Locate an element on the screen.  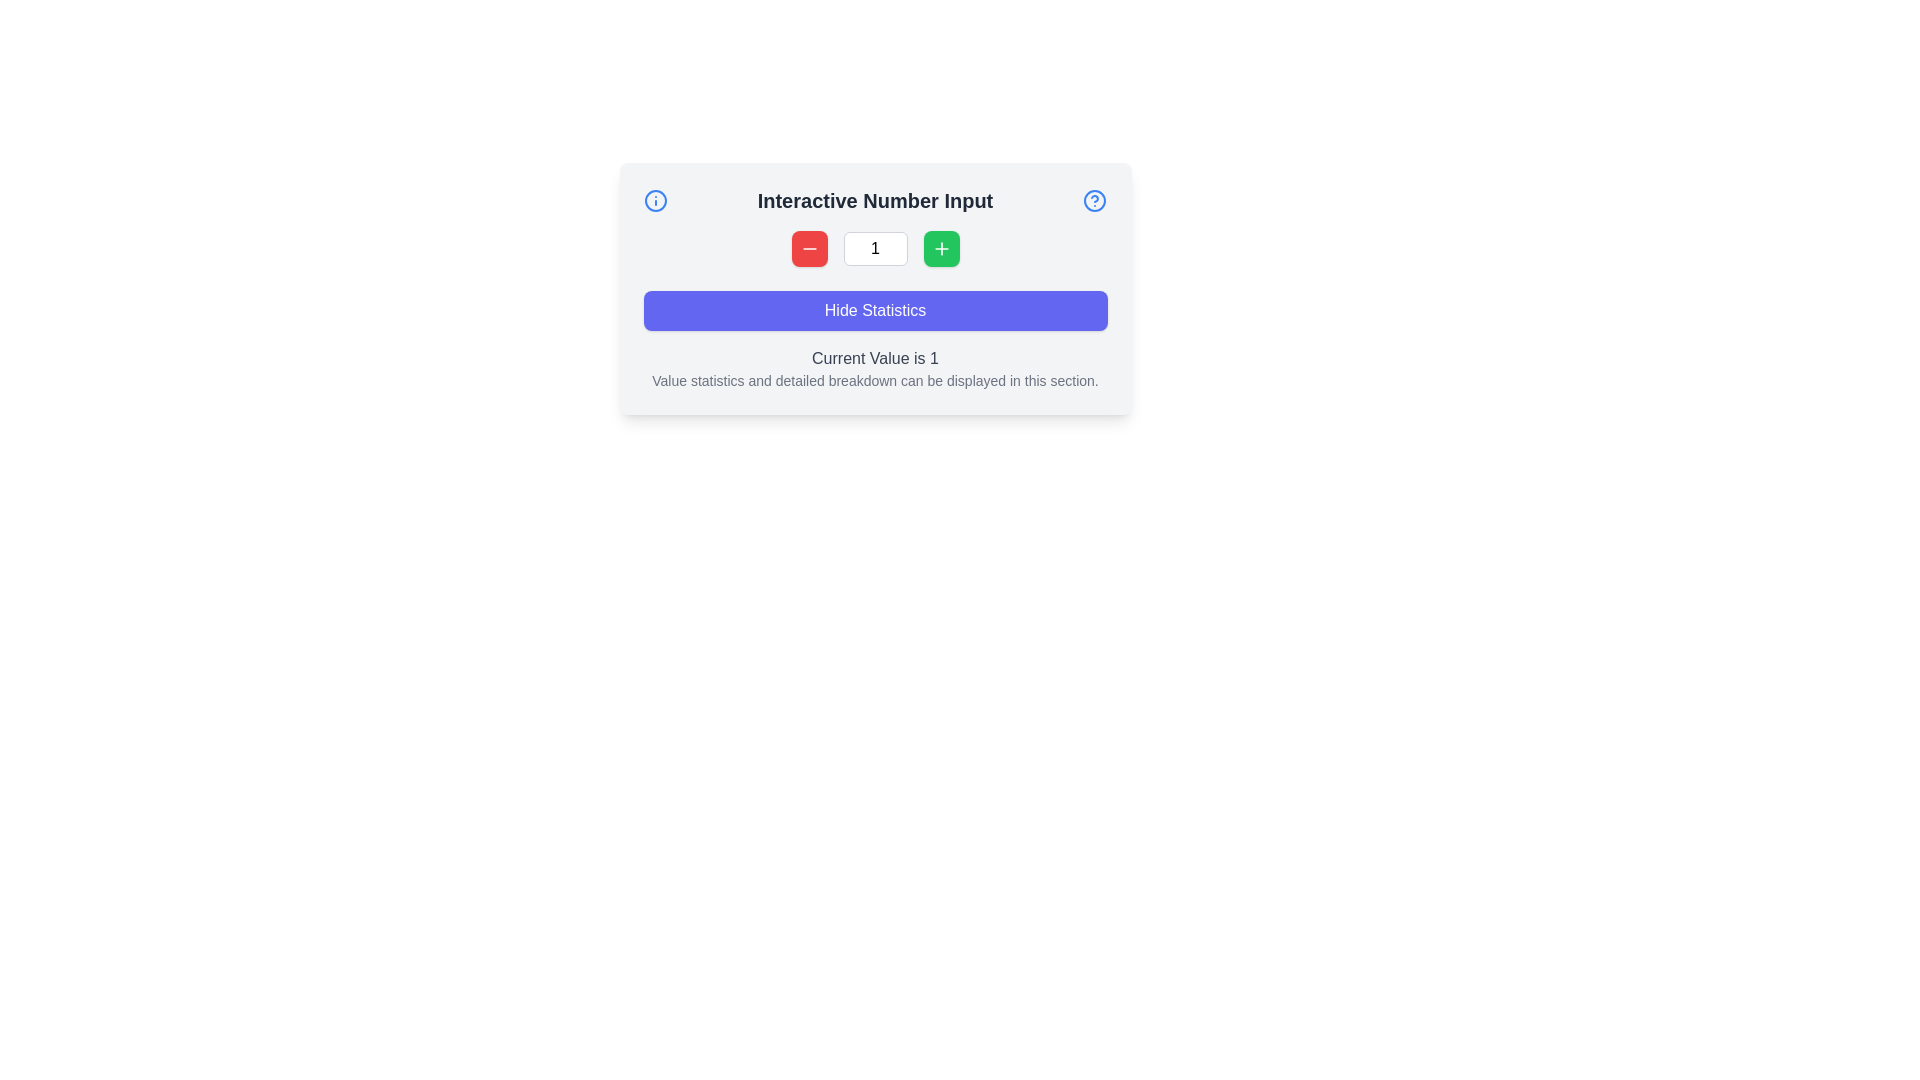
the numeric input box within the Interactive control group is located at coordinates (875, 248).